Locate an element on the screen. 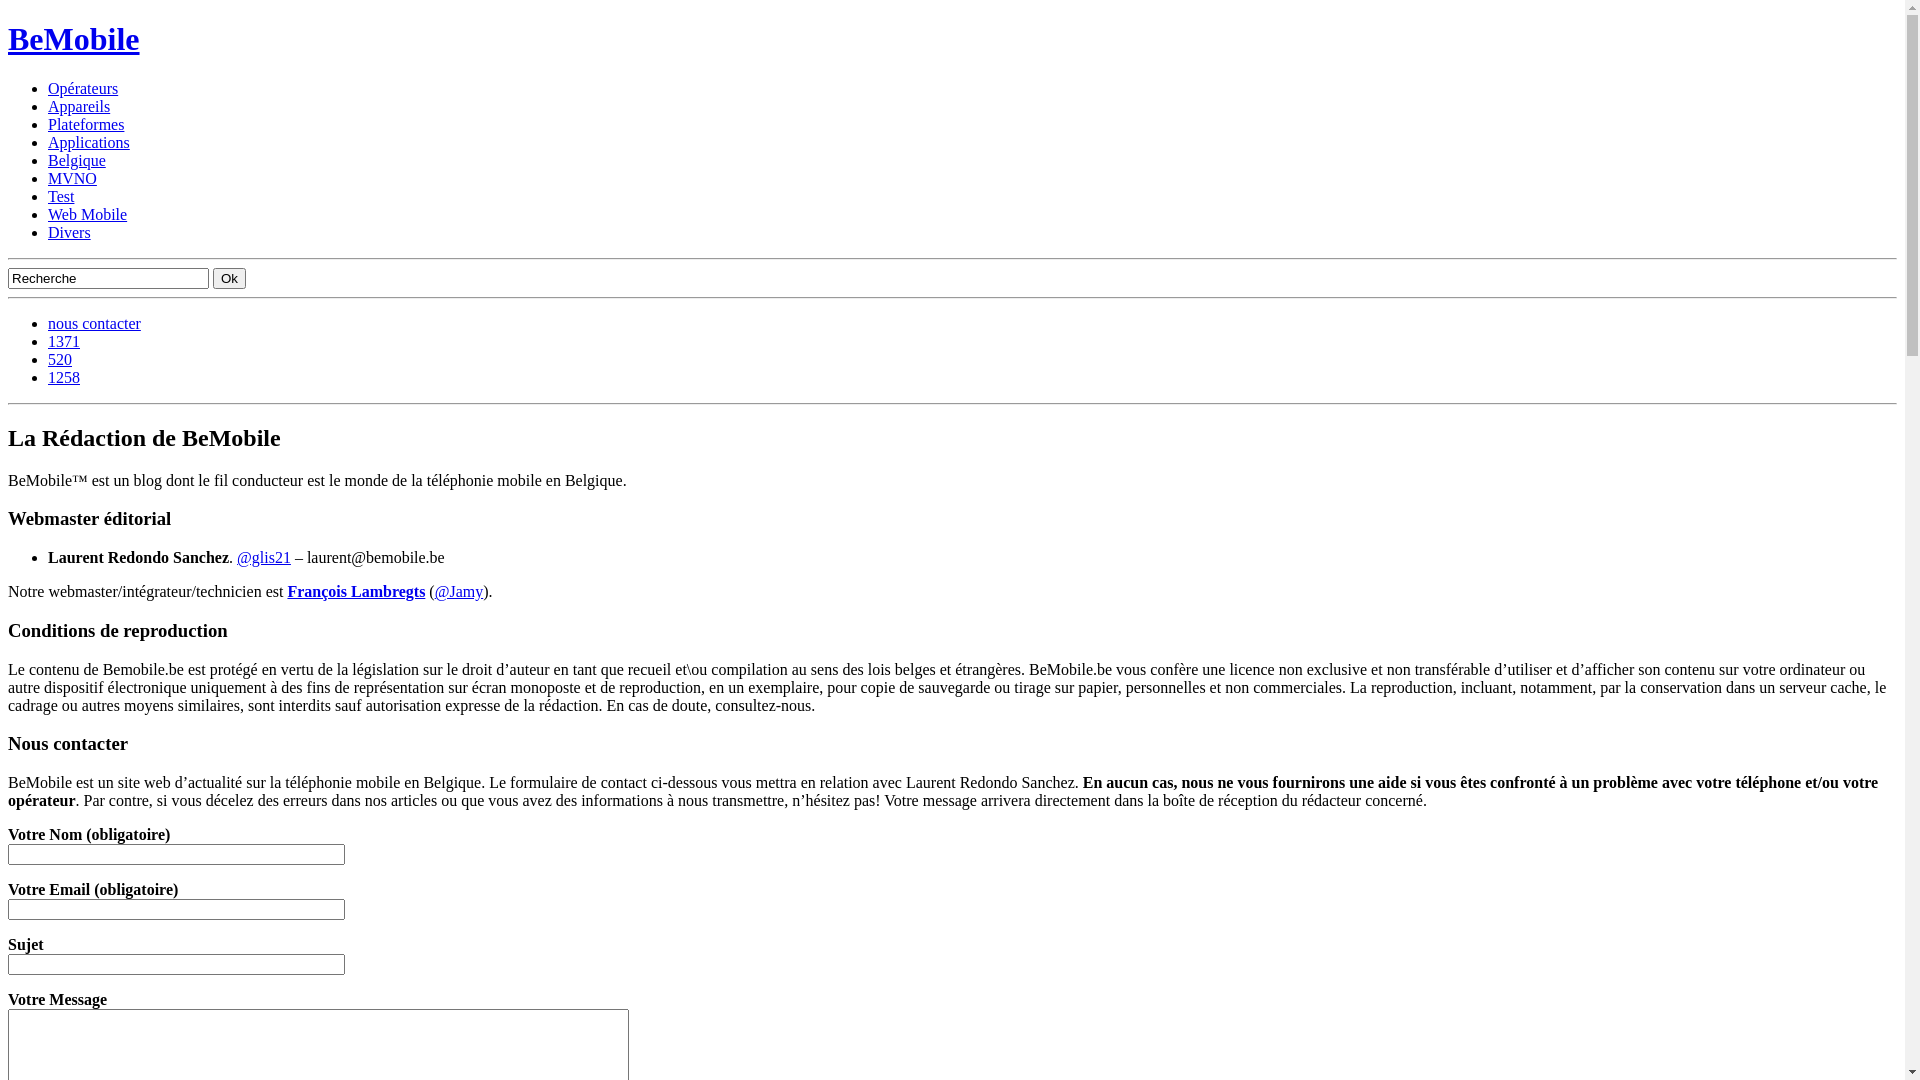  'Applications' is located at coordinates (48, 141).